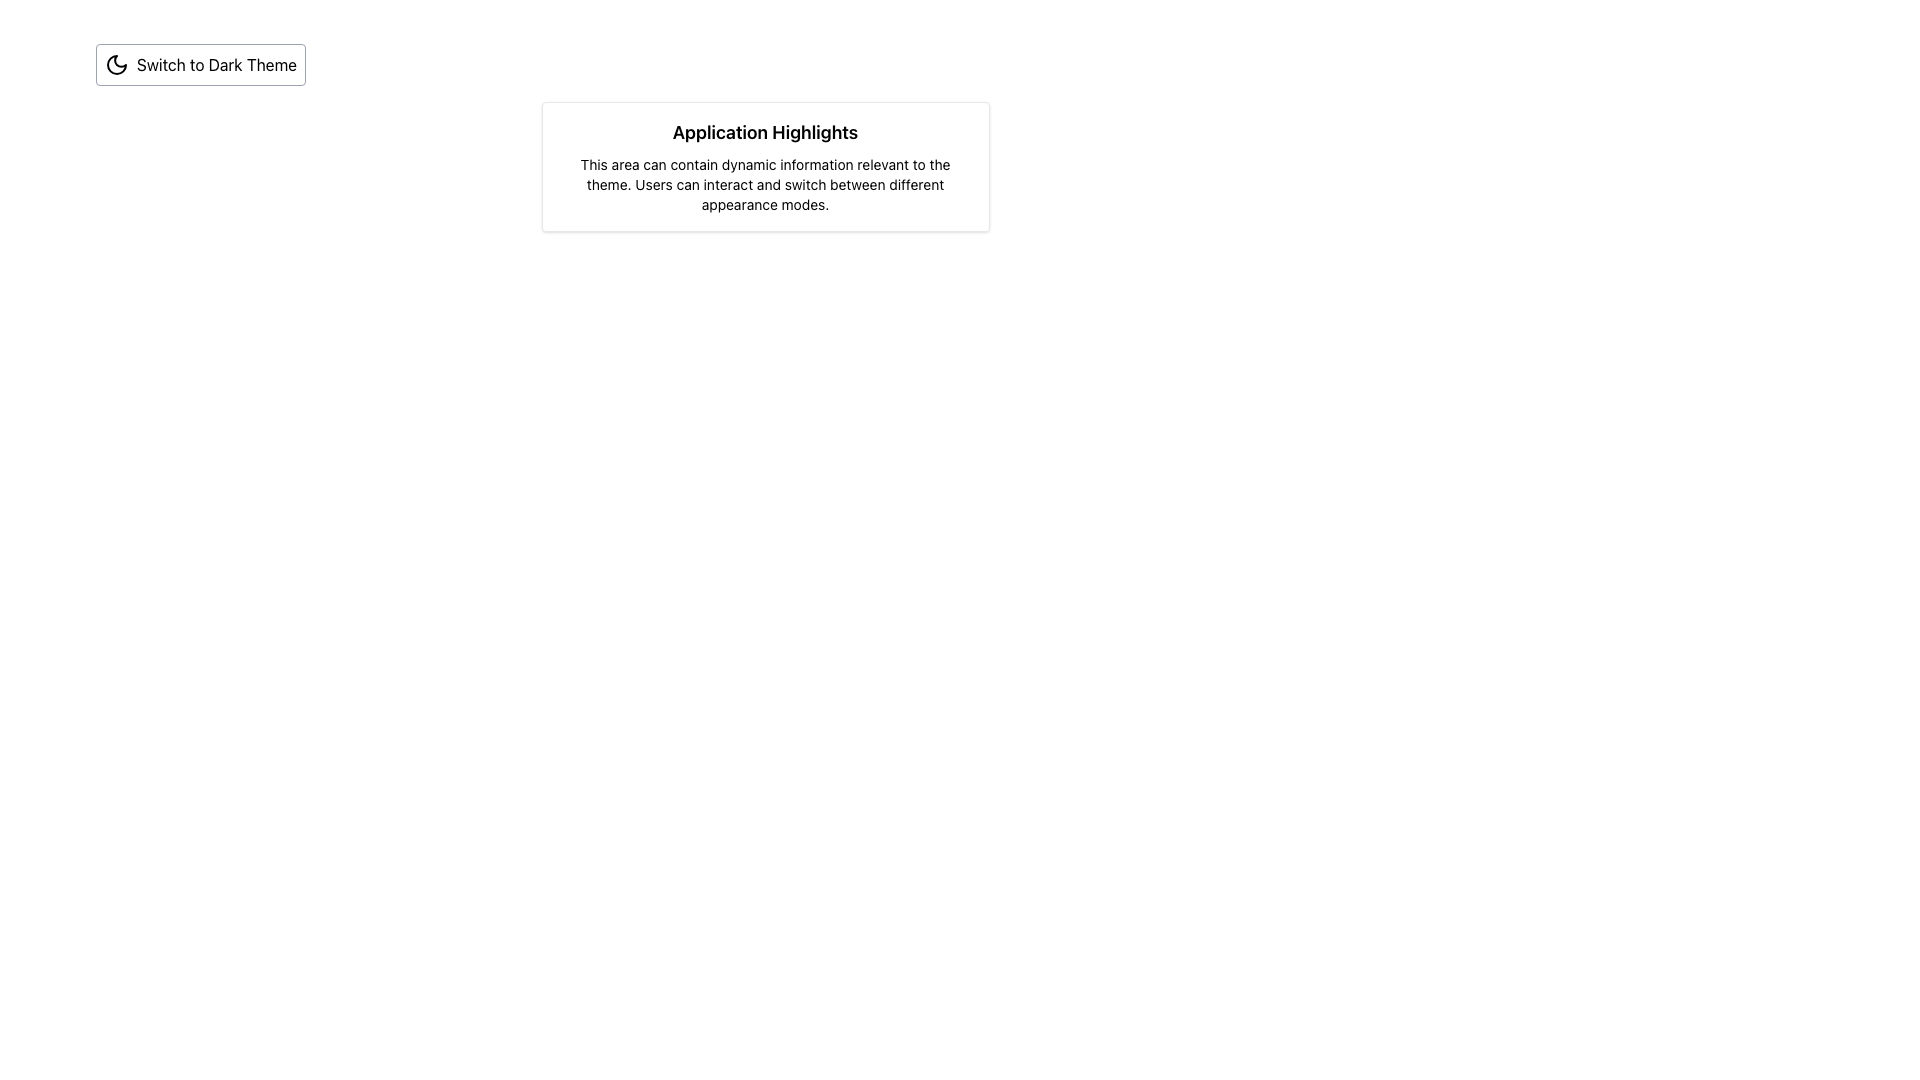 The image size is (1920, 1080). I want to click on the inner crescent shape of the moon icon, which symbolizes the toggle for dark mode, so click(115, 64).